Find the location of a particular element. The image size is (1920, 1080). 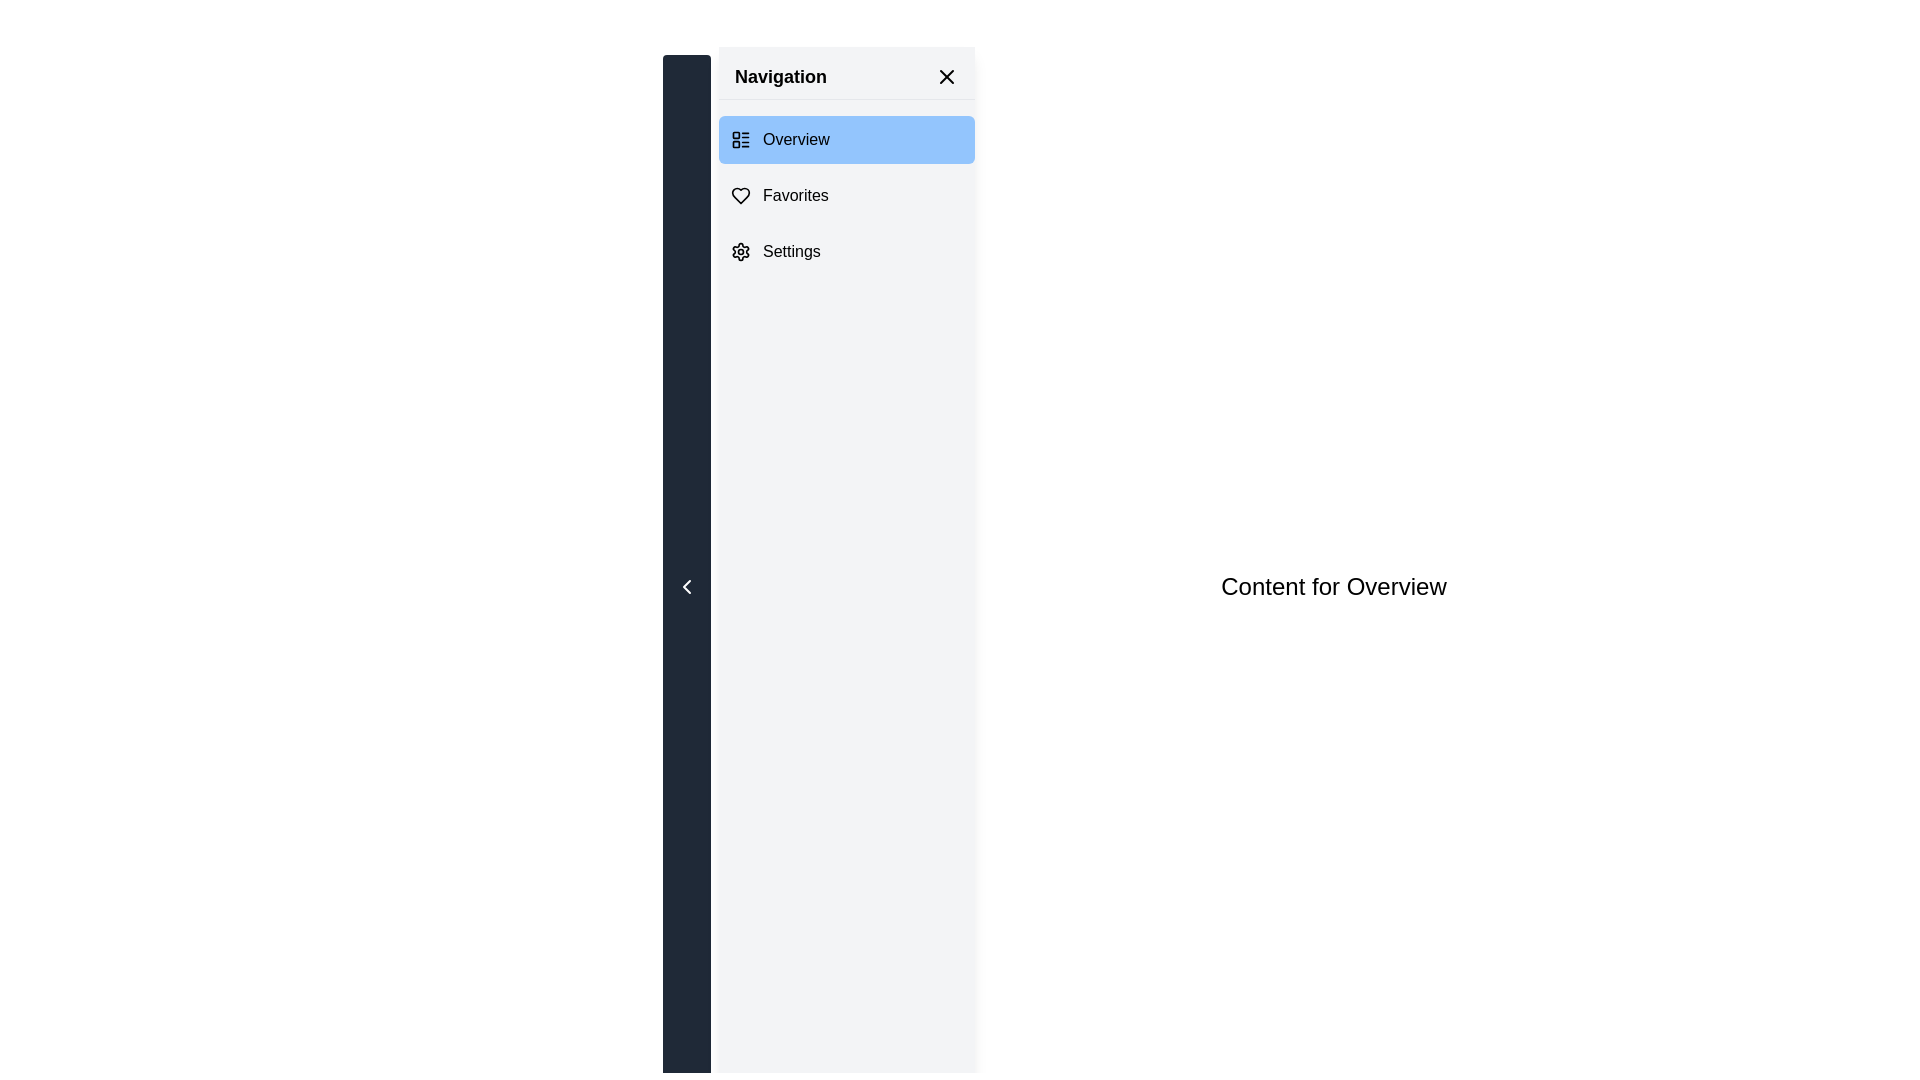

graphical heart icon representing the 'Favorites' functionality in the navigation menu for accessibility testing is located at coordinates (739, 196).